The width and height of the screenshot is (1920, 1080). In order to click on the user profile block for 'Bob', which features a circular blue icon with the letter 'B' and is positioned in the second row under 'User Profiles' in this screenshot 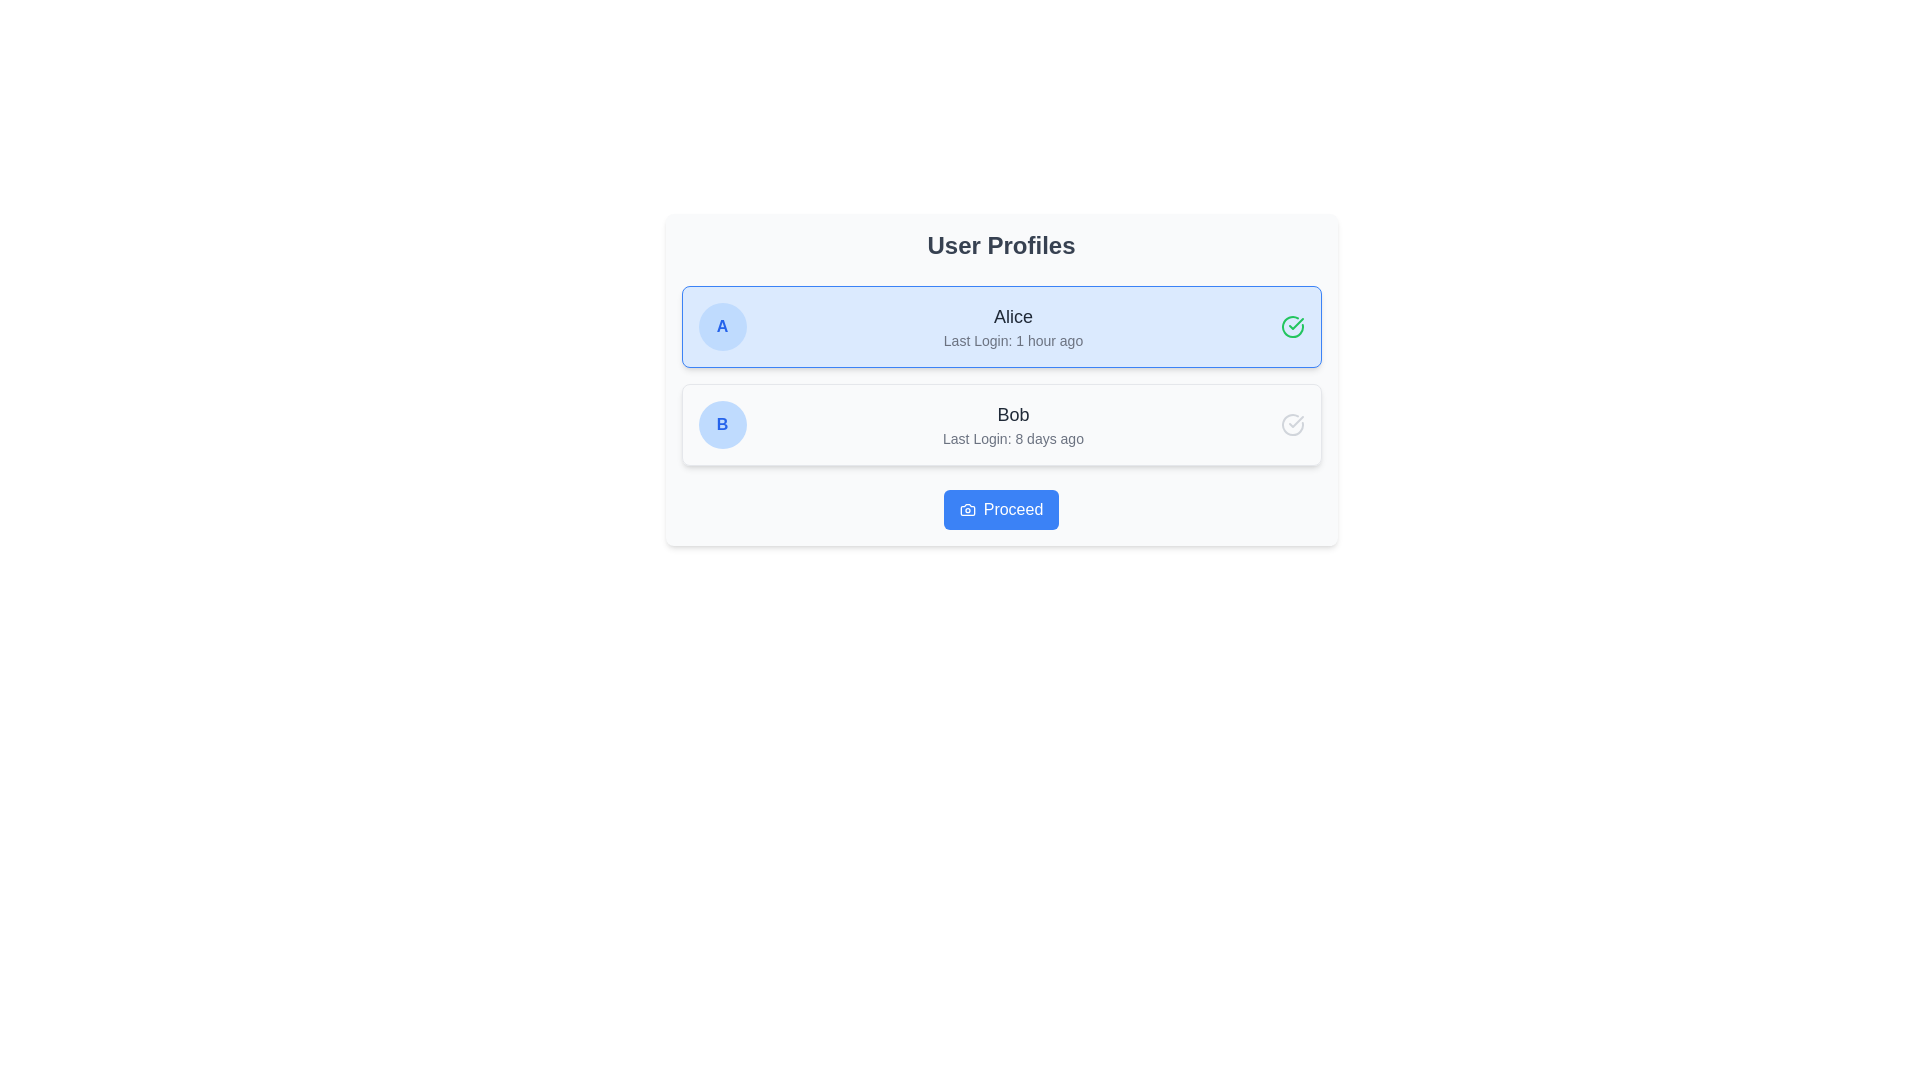, I will do `click(1001, 423)`.